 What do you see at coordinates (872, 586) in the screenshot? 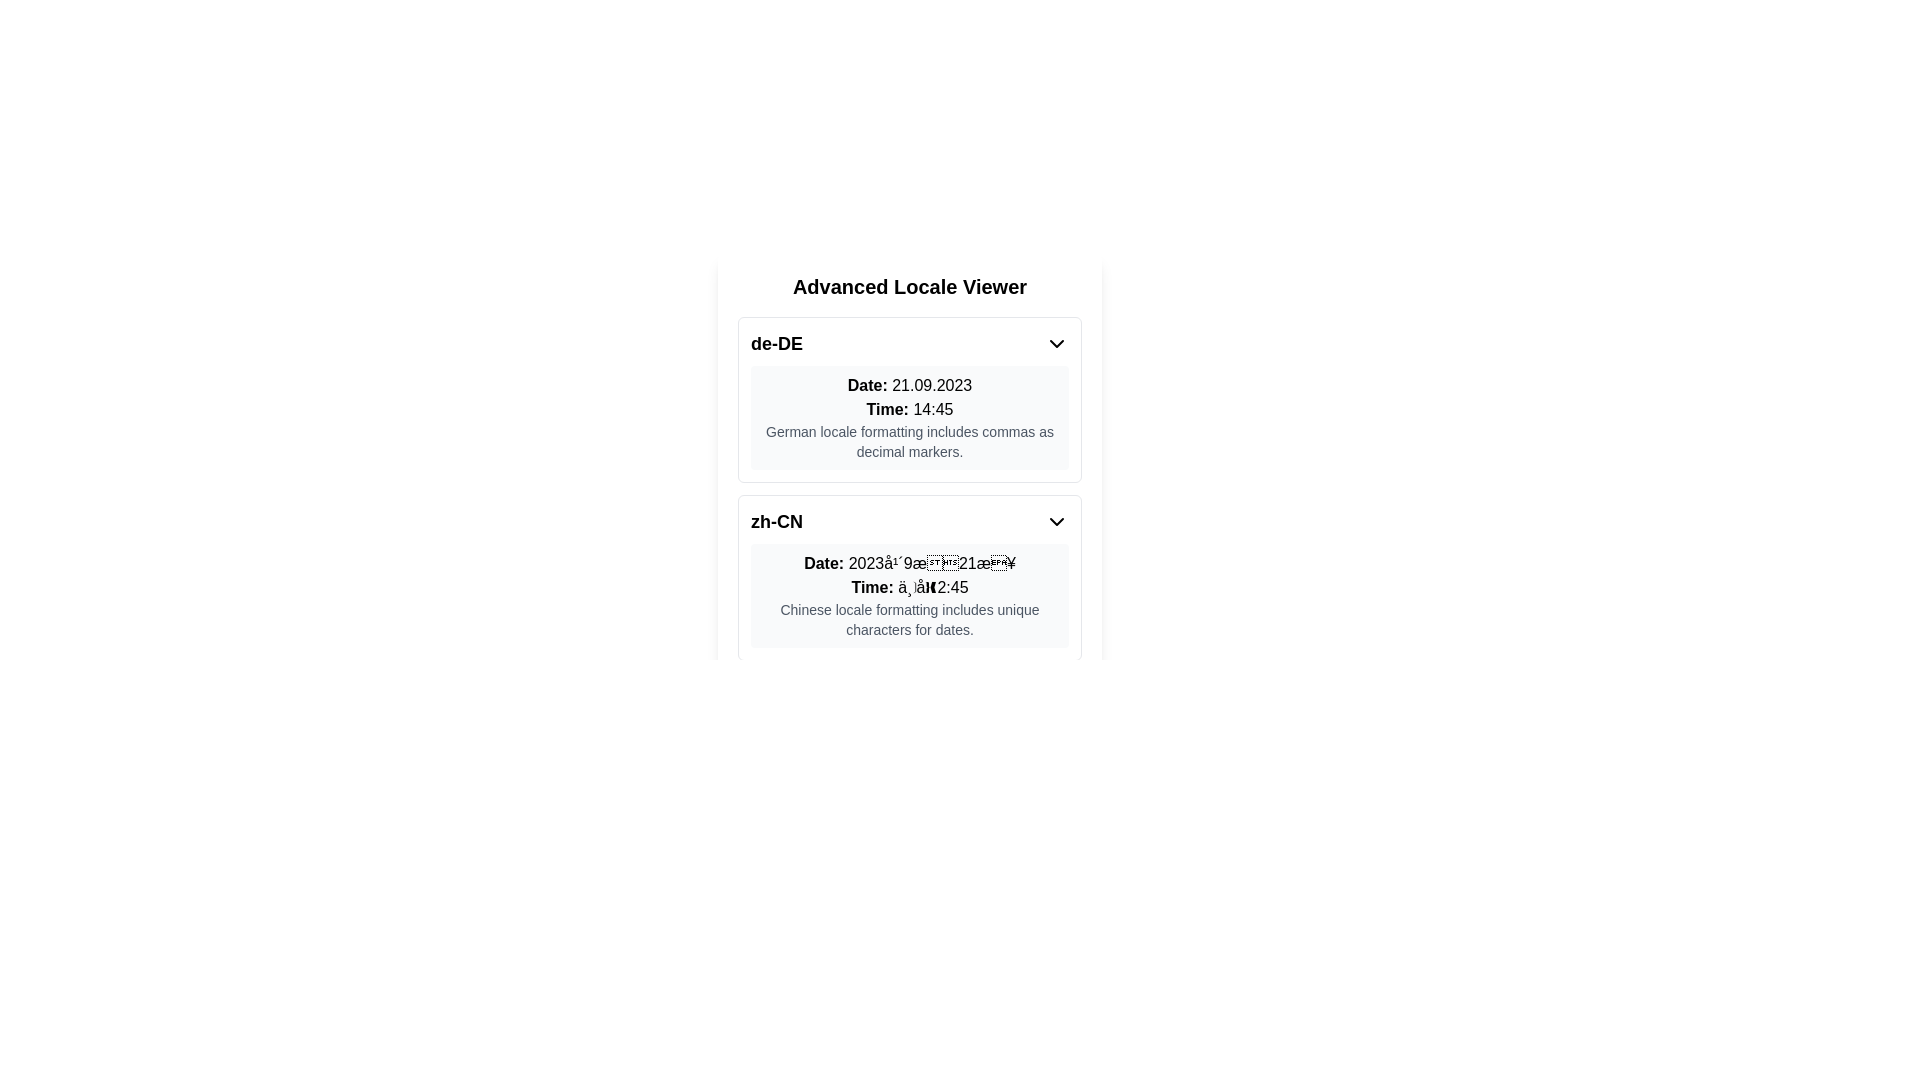
I see `the Text label that identifies the time information displayed next to it, located in the lower section of the interface associated with the 'zh-CN' locale` at bounding box center [872, 586].